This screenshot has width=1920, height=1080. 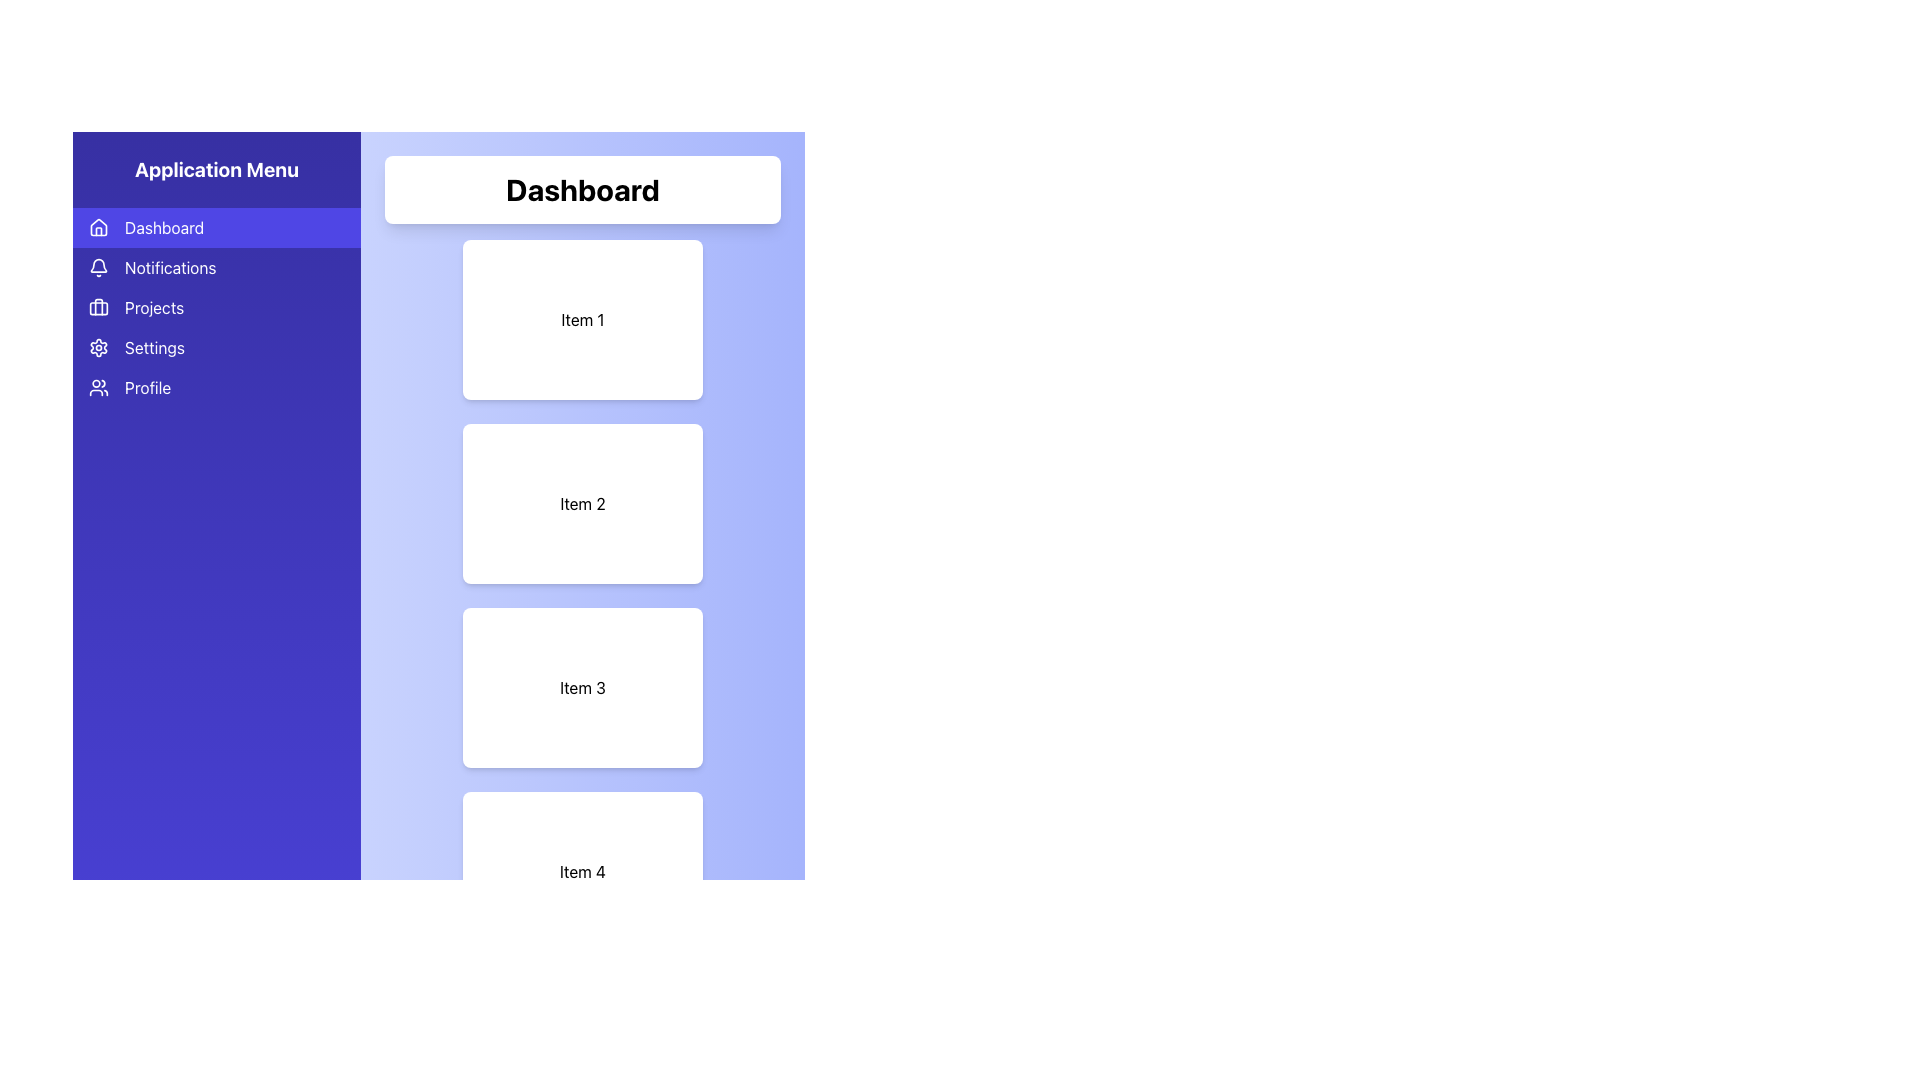 I want to click on the 'Profile' icon located in the vertical application menu, which is the last item in the list, positioned to the left of the 'Profile' text label, so click(x=98, y=388).